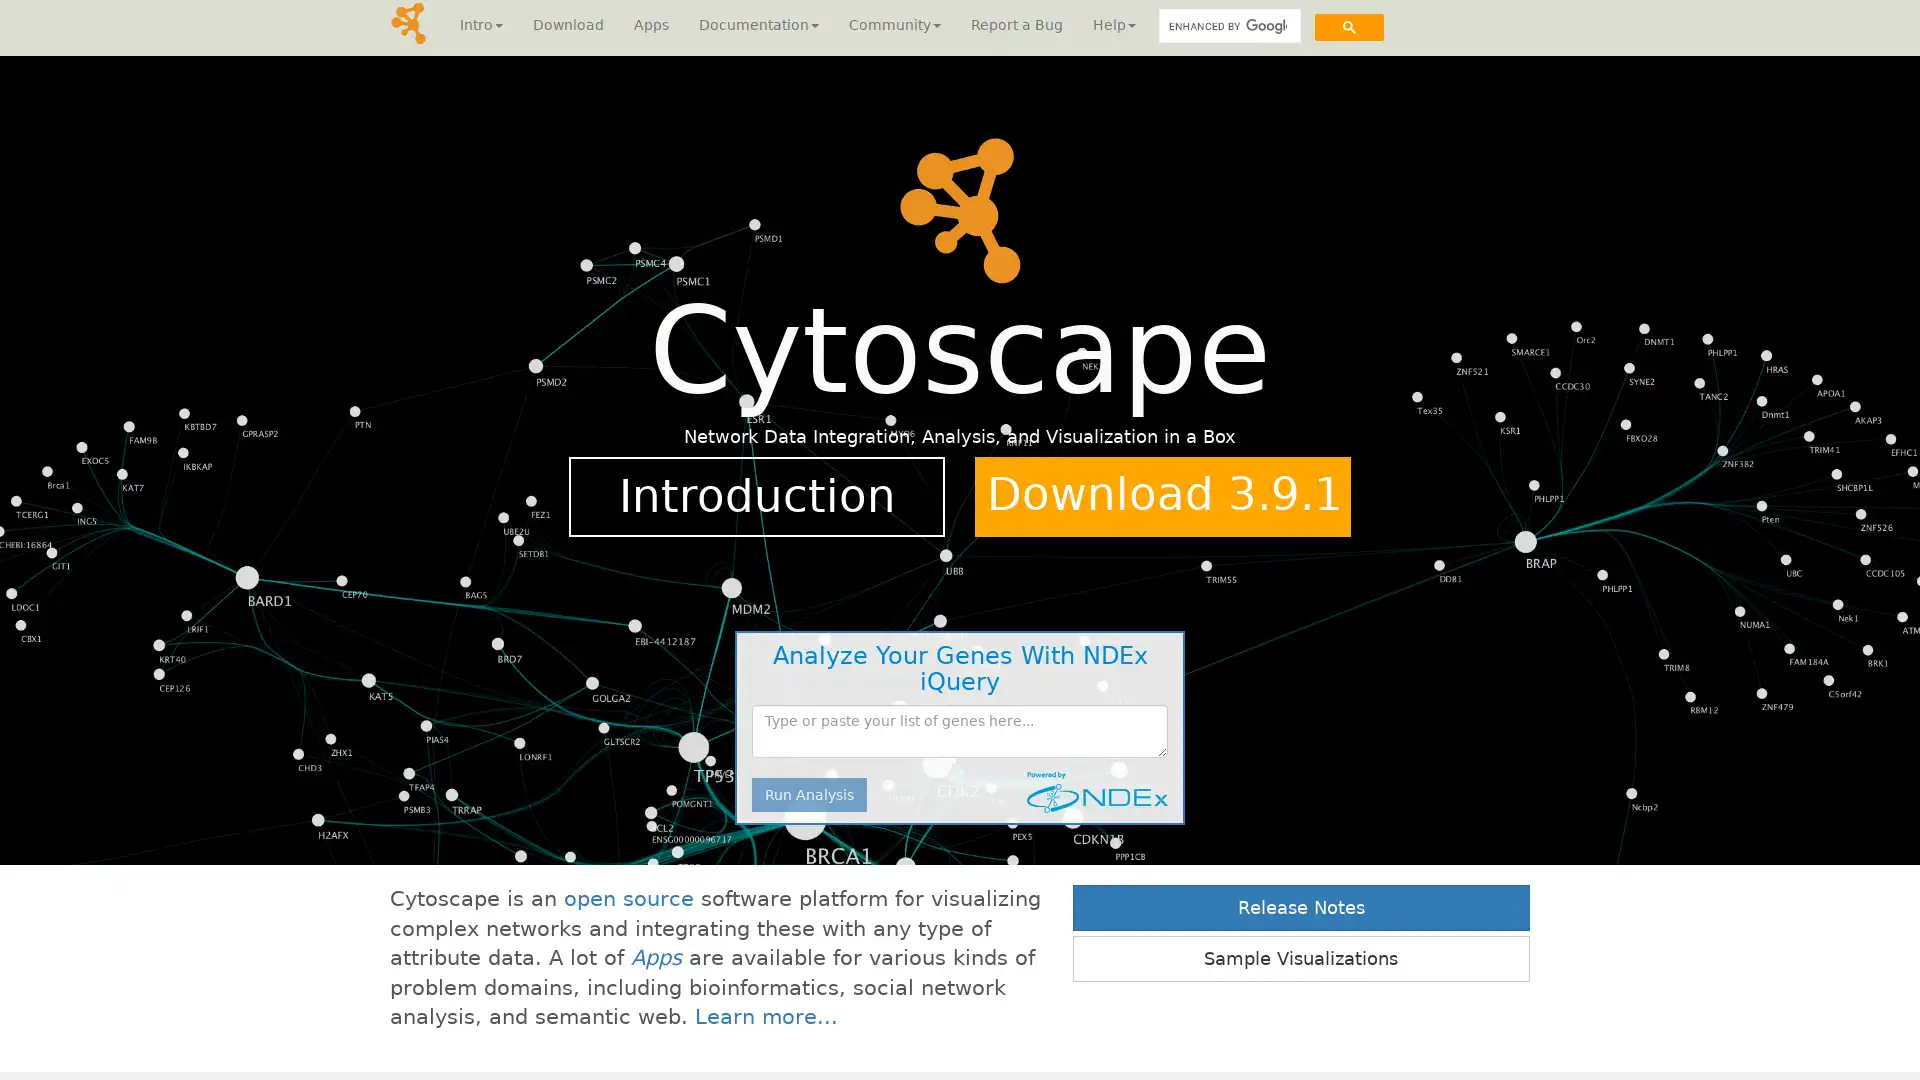  Describe the element at coordinates (1348, 26) in the screenshot. I see `search` at that location.